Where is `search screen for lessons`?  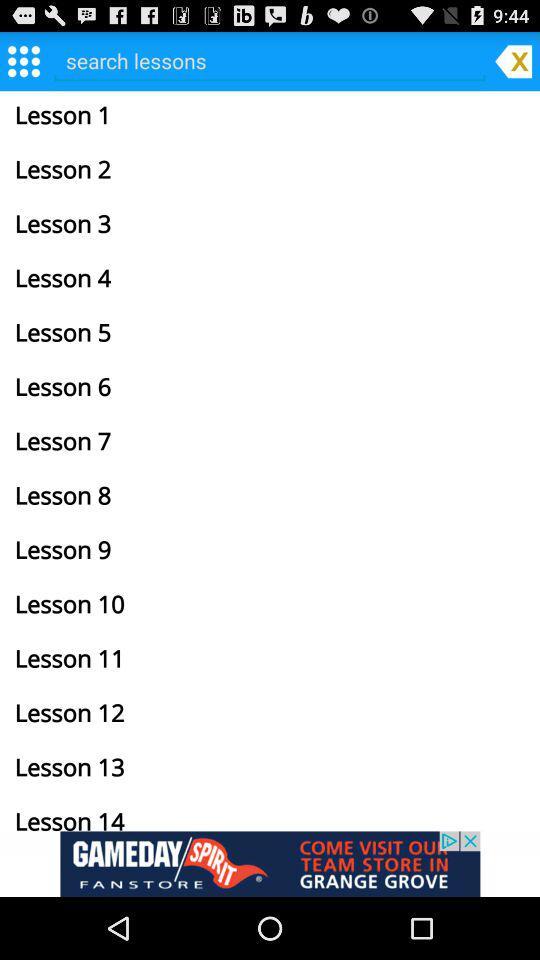 search screen for lessons is located at coordinates (270, 59).